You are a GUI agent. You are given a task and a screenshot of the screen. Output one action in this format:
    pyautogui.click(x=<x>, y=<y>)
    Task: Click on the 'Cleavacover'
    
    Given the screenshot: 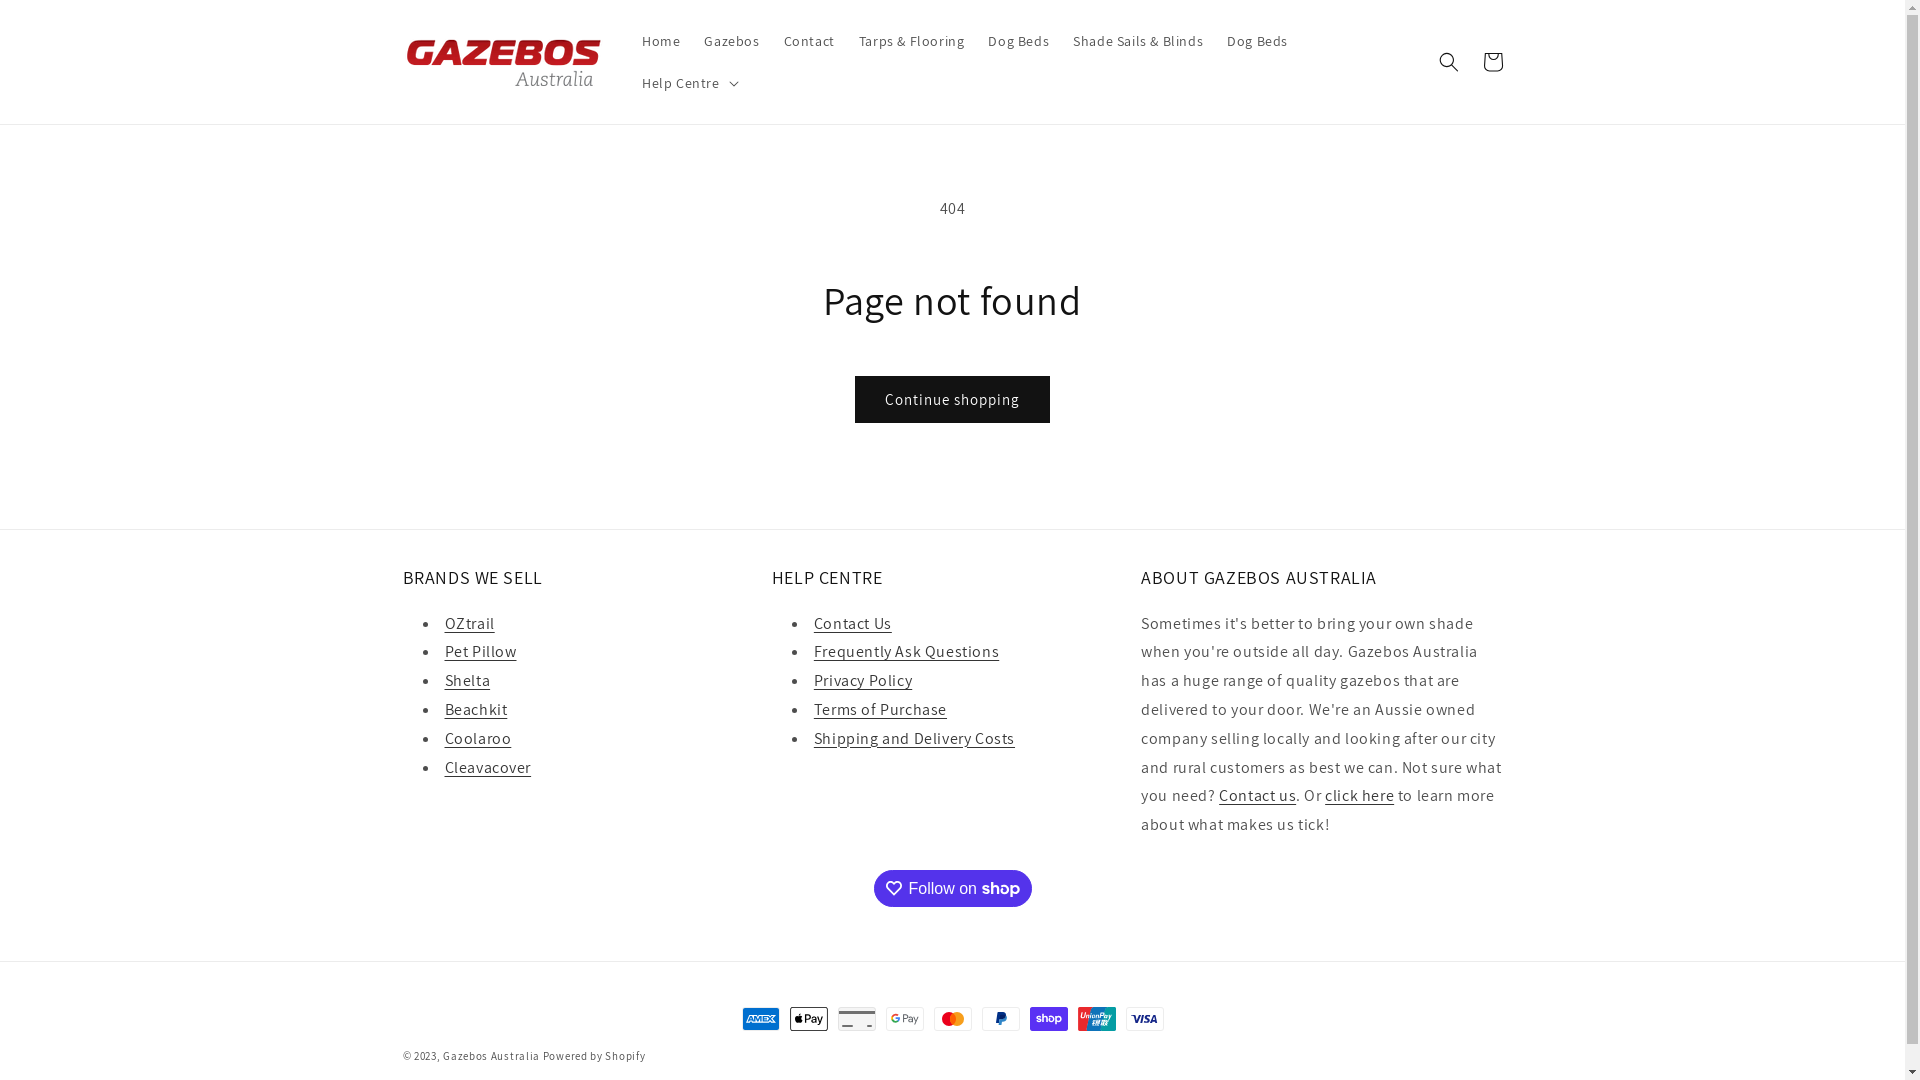 What is the action you would take?
    pyautogui.click(x=487, y=766)
    